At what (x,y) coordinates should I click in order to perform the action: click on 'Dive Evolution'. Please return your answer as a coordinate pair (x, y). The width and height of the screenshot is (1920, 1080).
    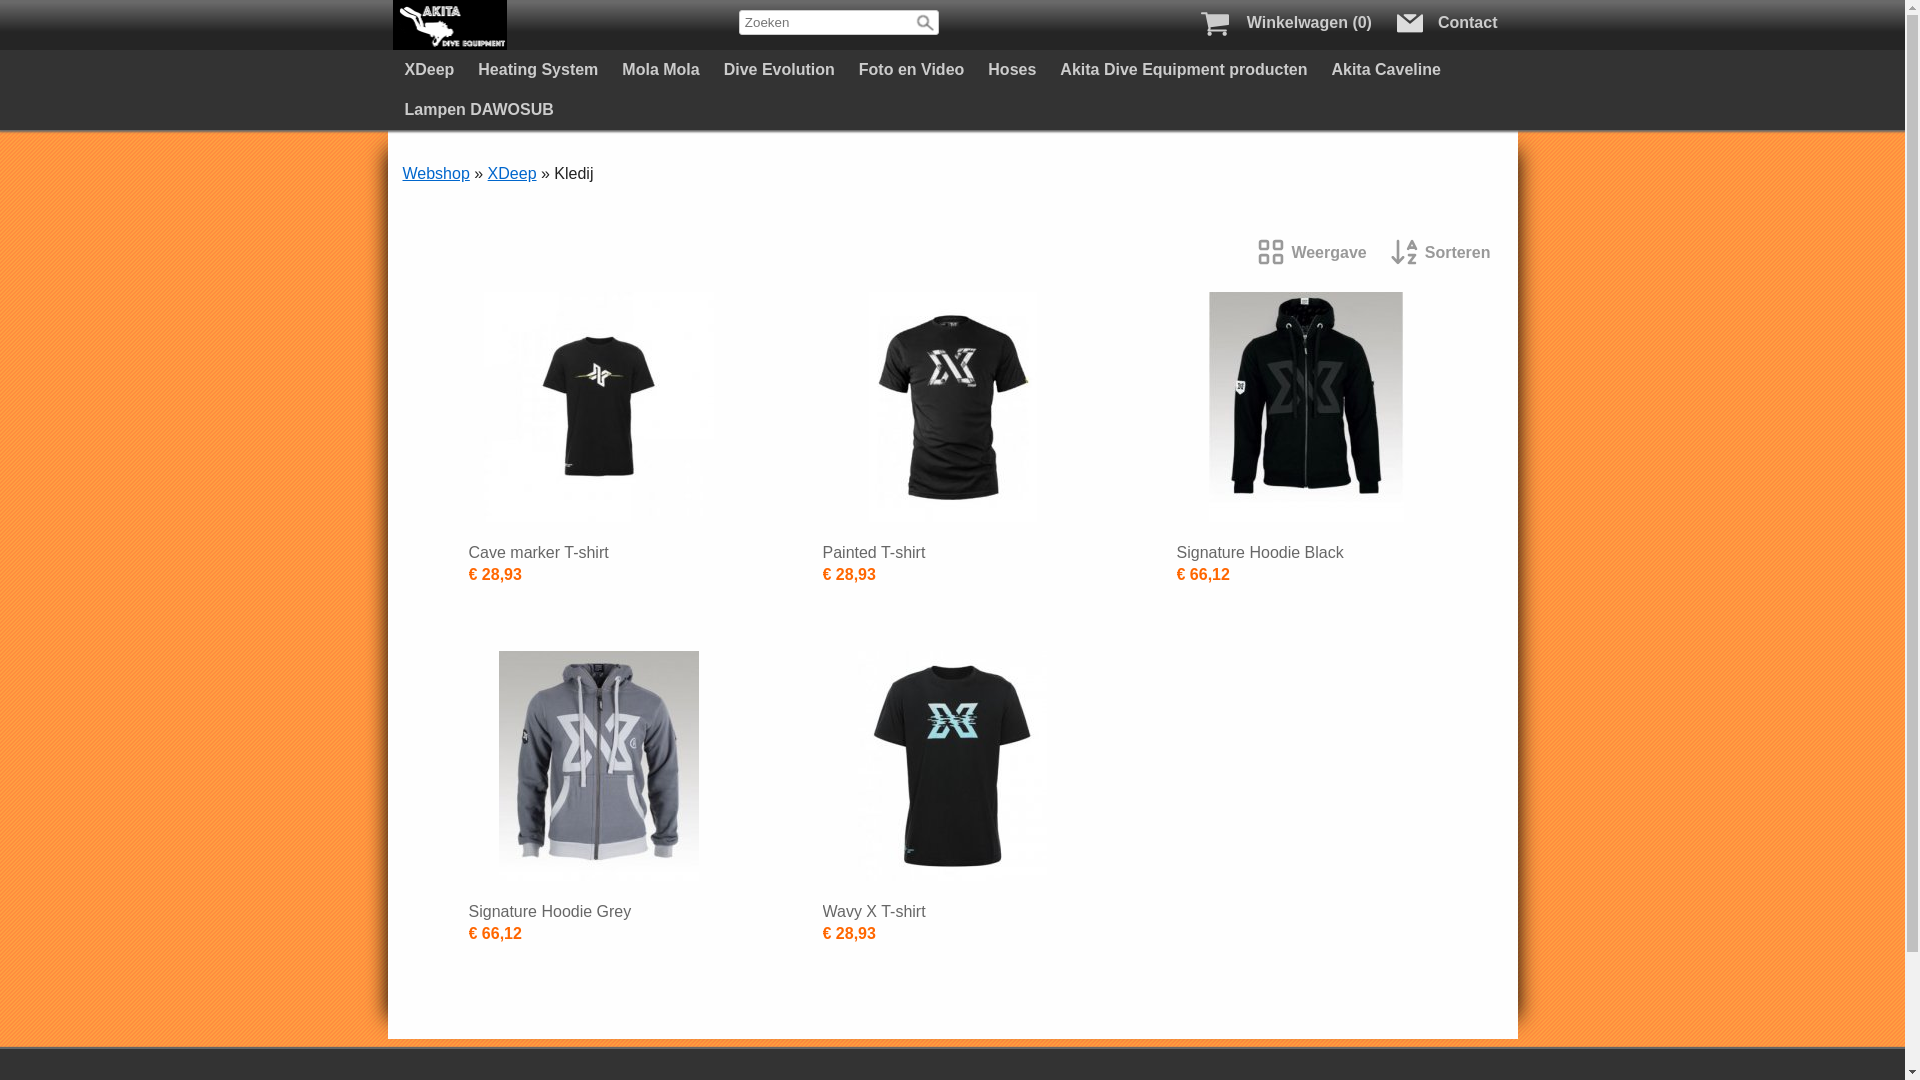
    Looking at the image, I should click on (711, 68).